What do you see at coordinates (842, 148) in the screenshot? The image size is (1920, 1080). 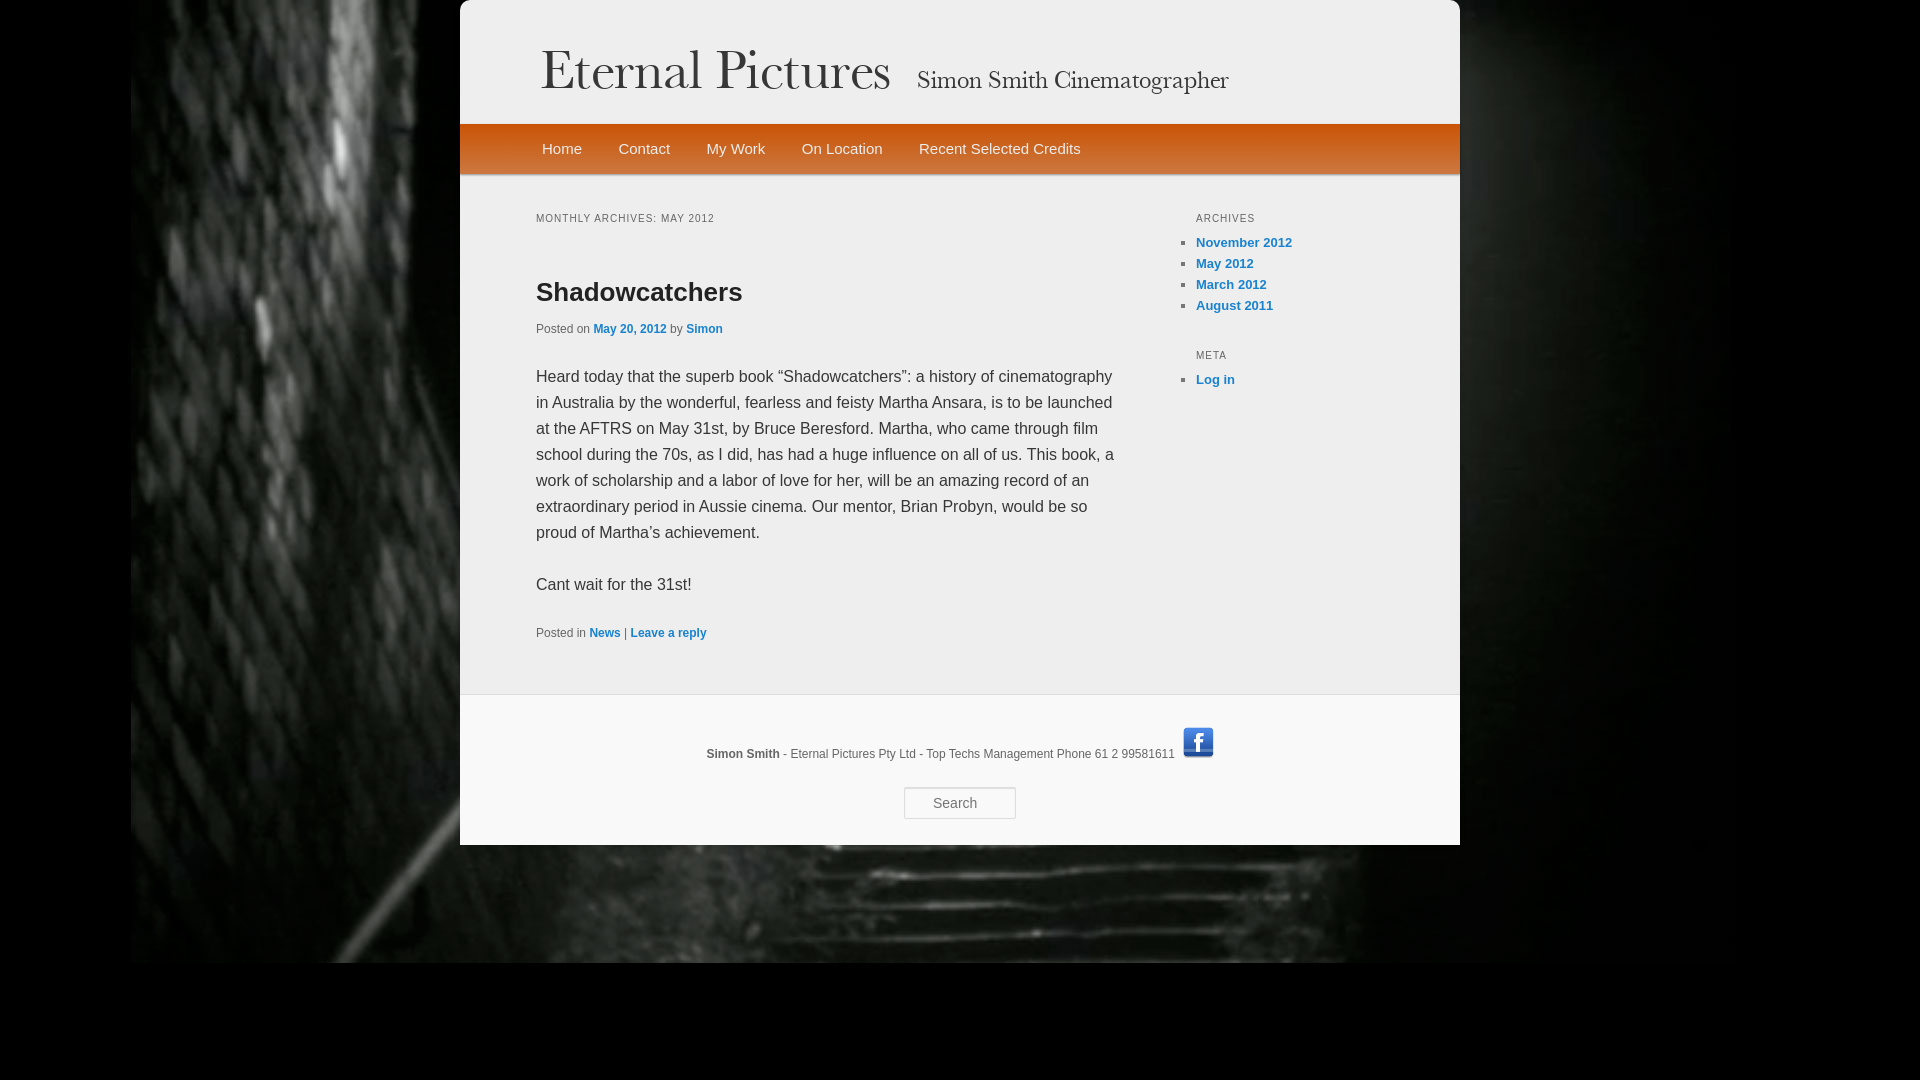 I see `'On Location'` at bounding box center [842, 148].